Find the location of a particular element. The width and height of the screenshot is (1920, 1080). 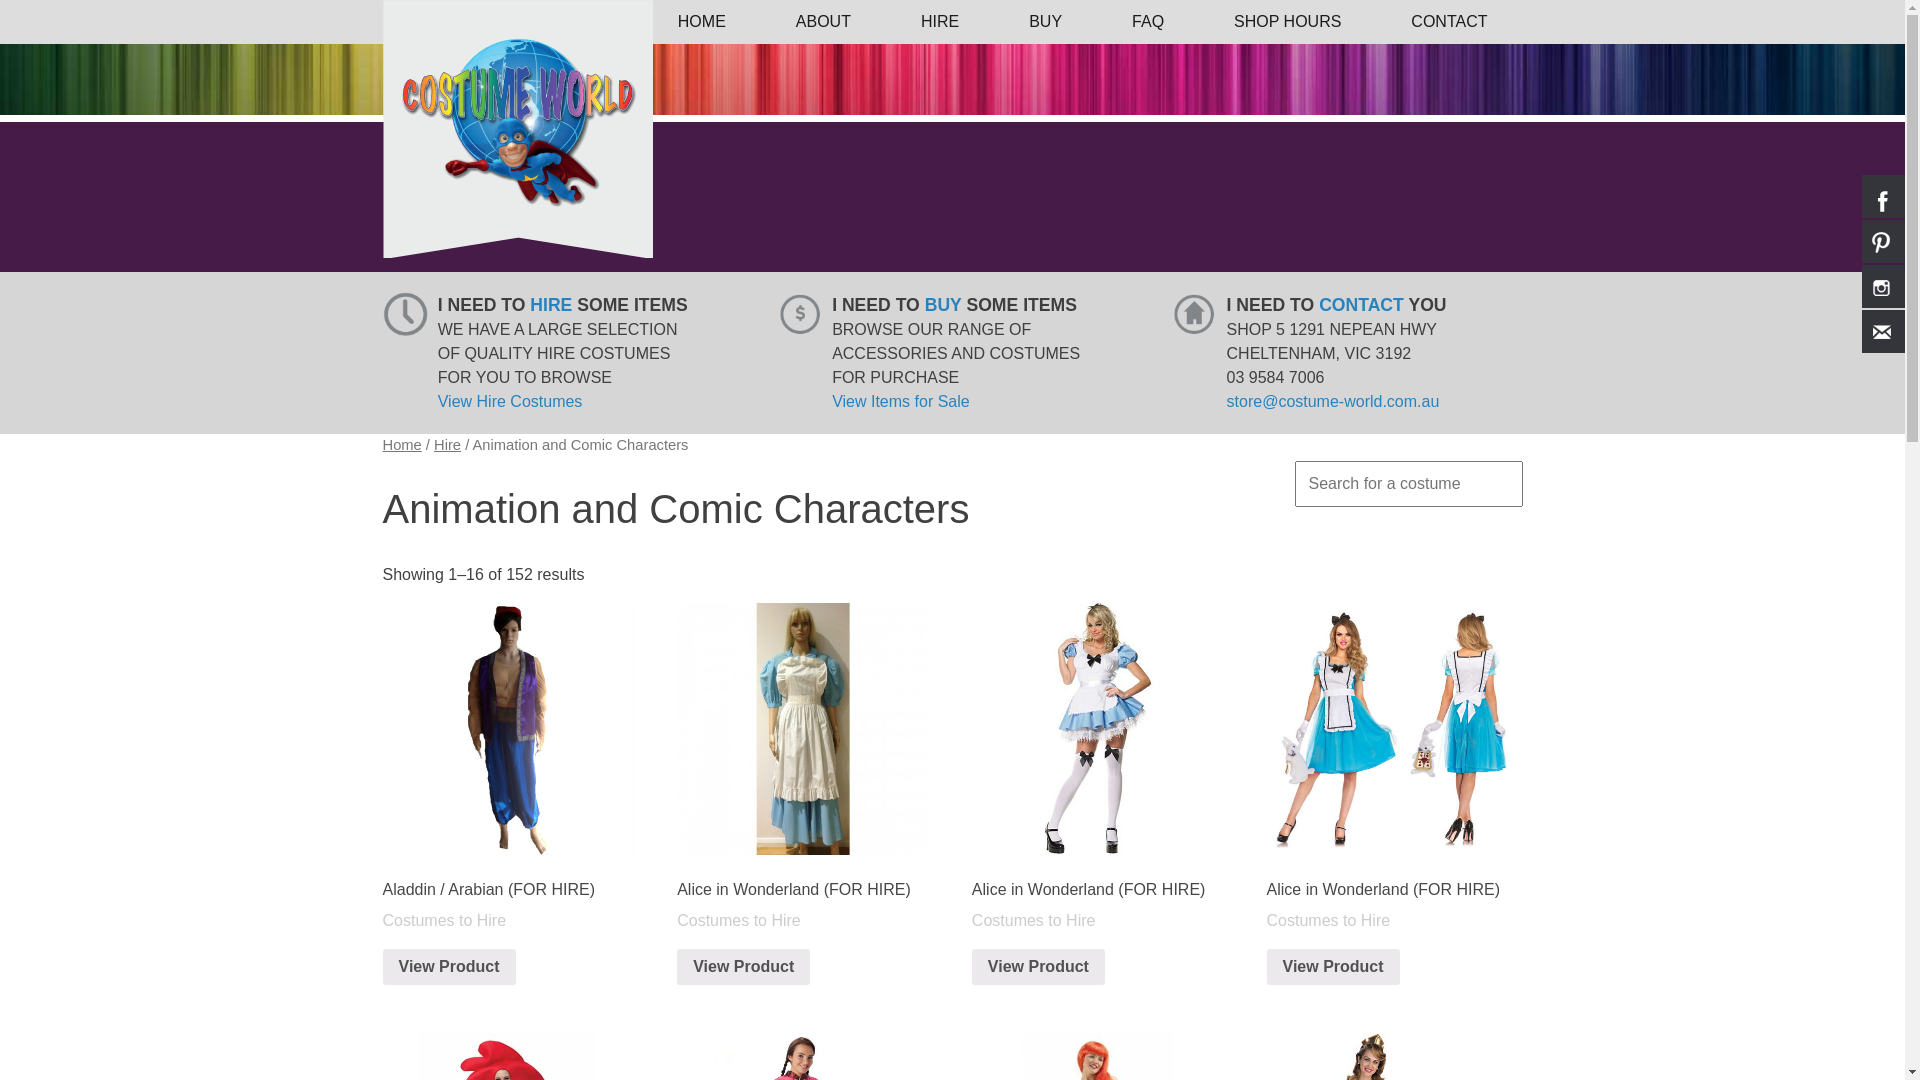

'View Items for Sale' is located at coordinates (900, 401).